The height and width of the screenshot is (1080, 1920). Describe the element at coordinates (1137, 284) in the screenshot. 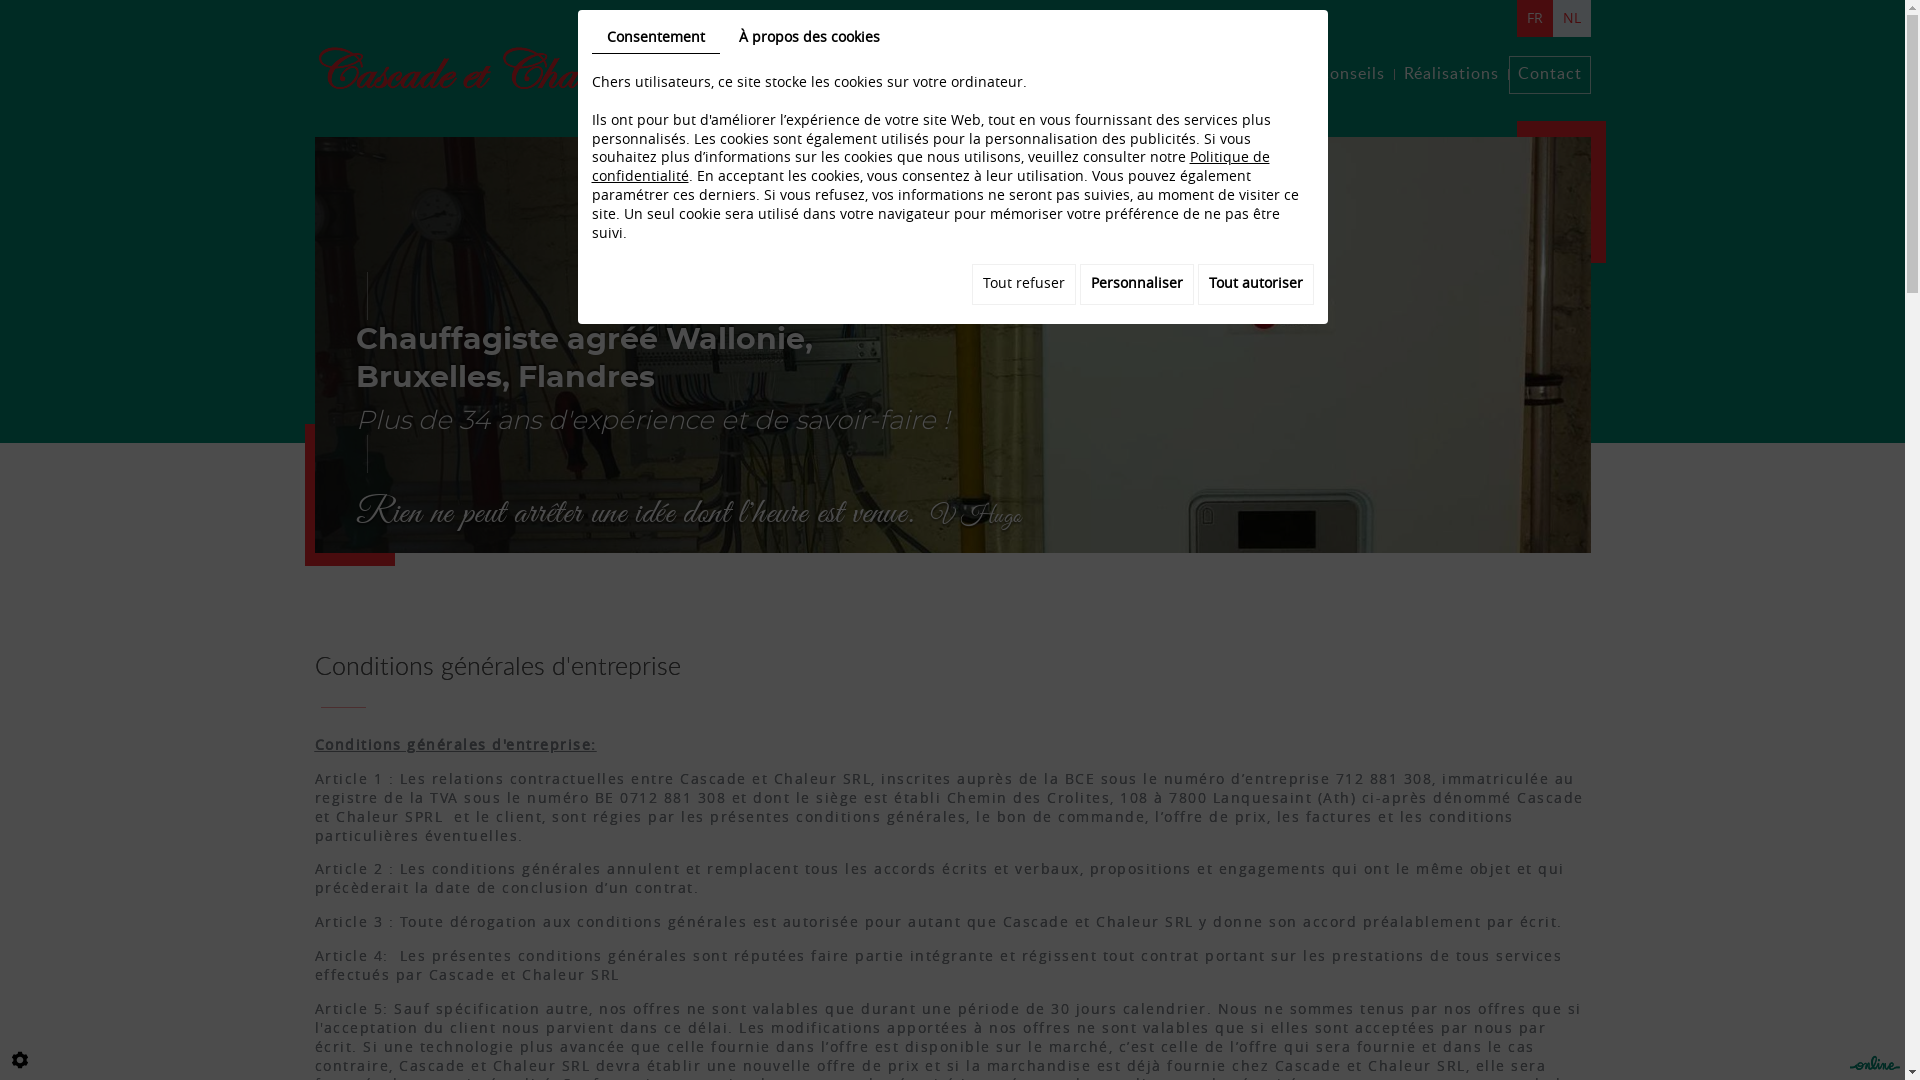

I see `'Personnaliser'` at that location.